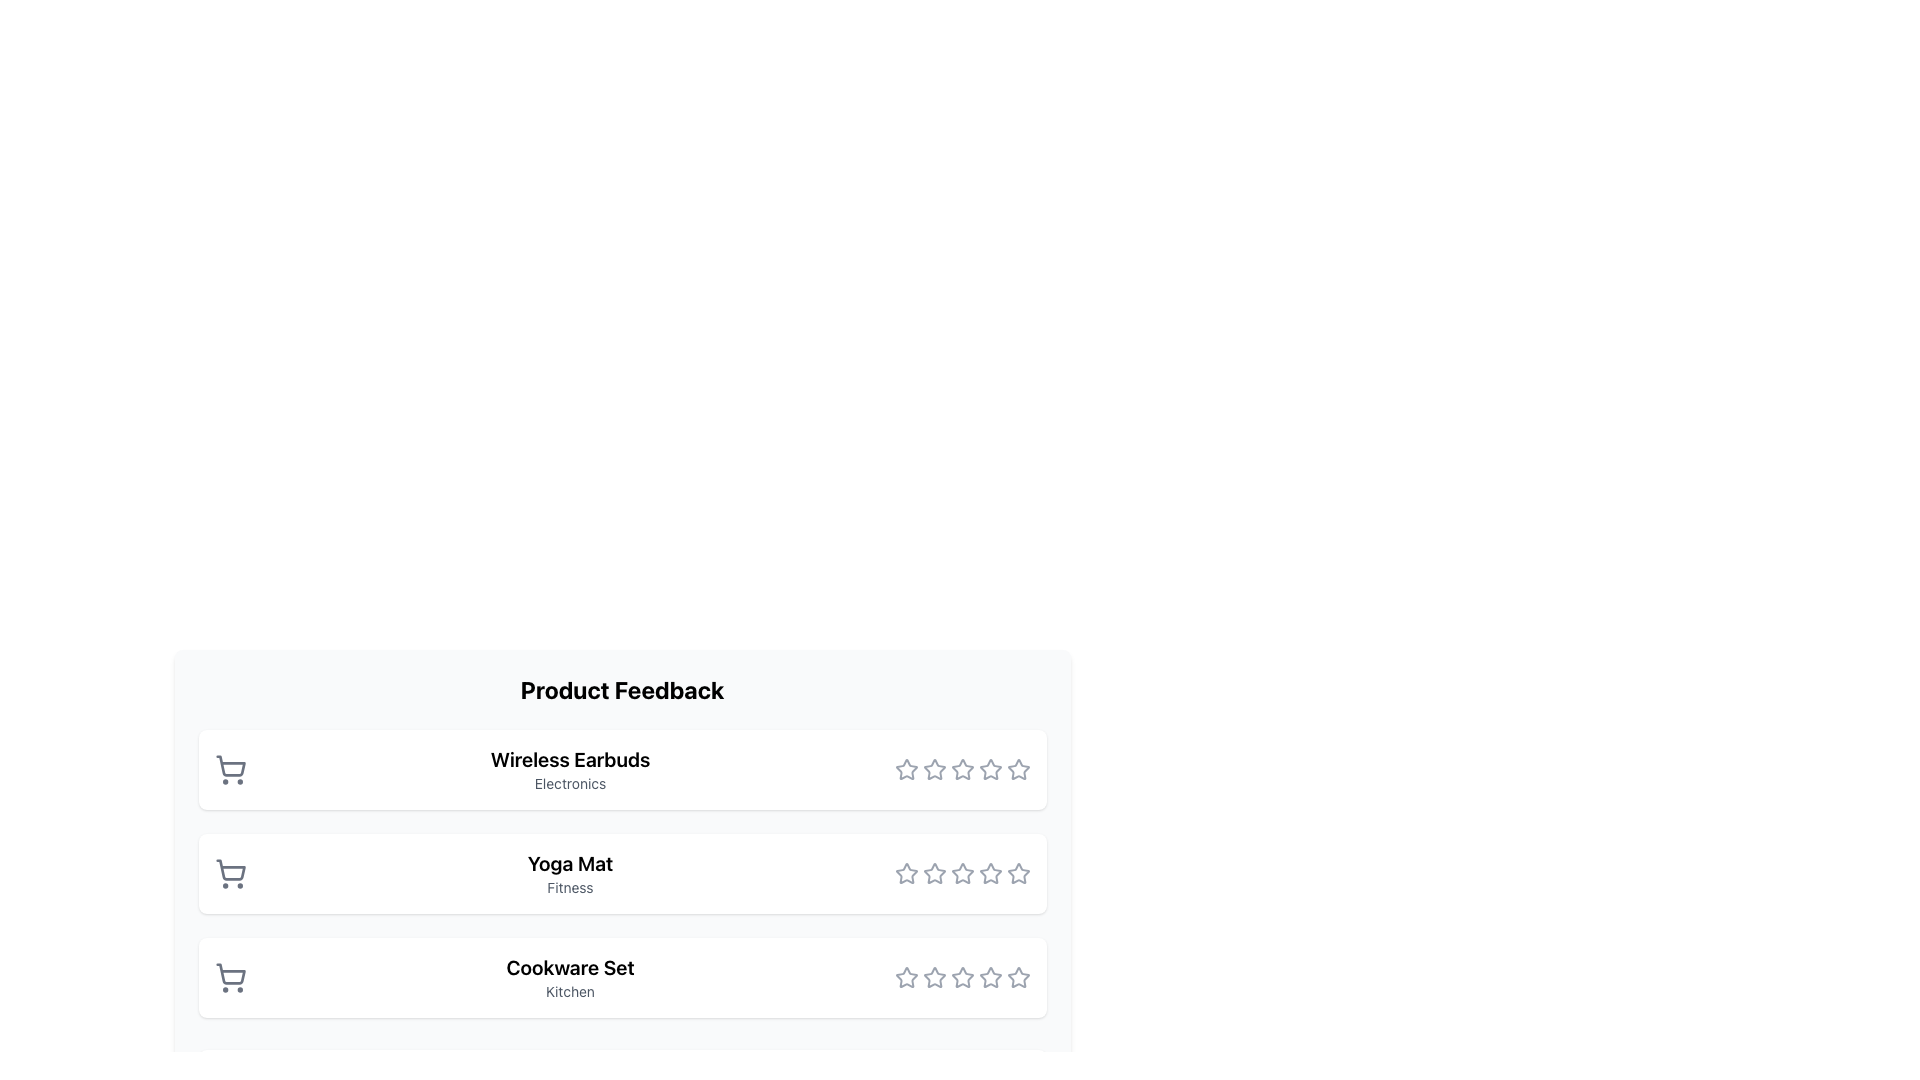 The height and width of the screenshot is (1080, 1920). I want to click on the highlighted third star icon in the rating system, so click(962, 977).